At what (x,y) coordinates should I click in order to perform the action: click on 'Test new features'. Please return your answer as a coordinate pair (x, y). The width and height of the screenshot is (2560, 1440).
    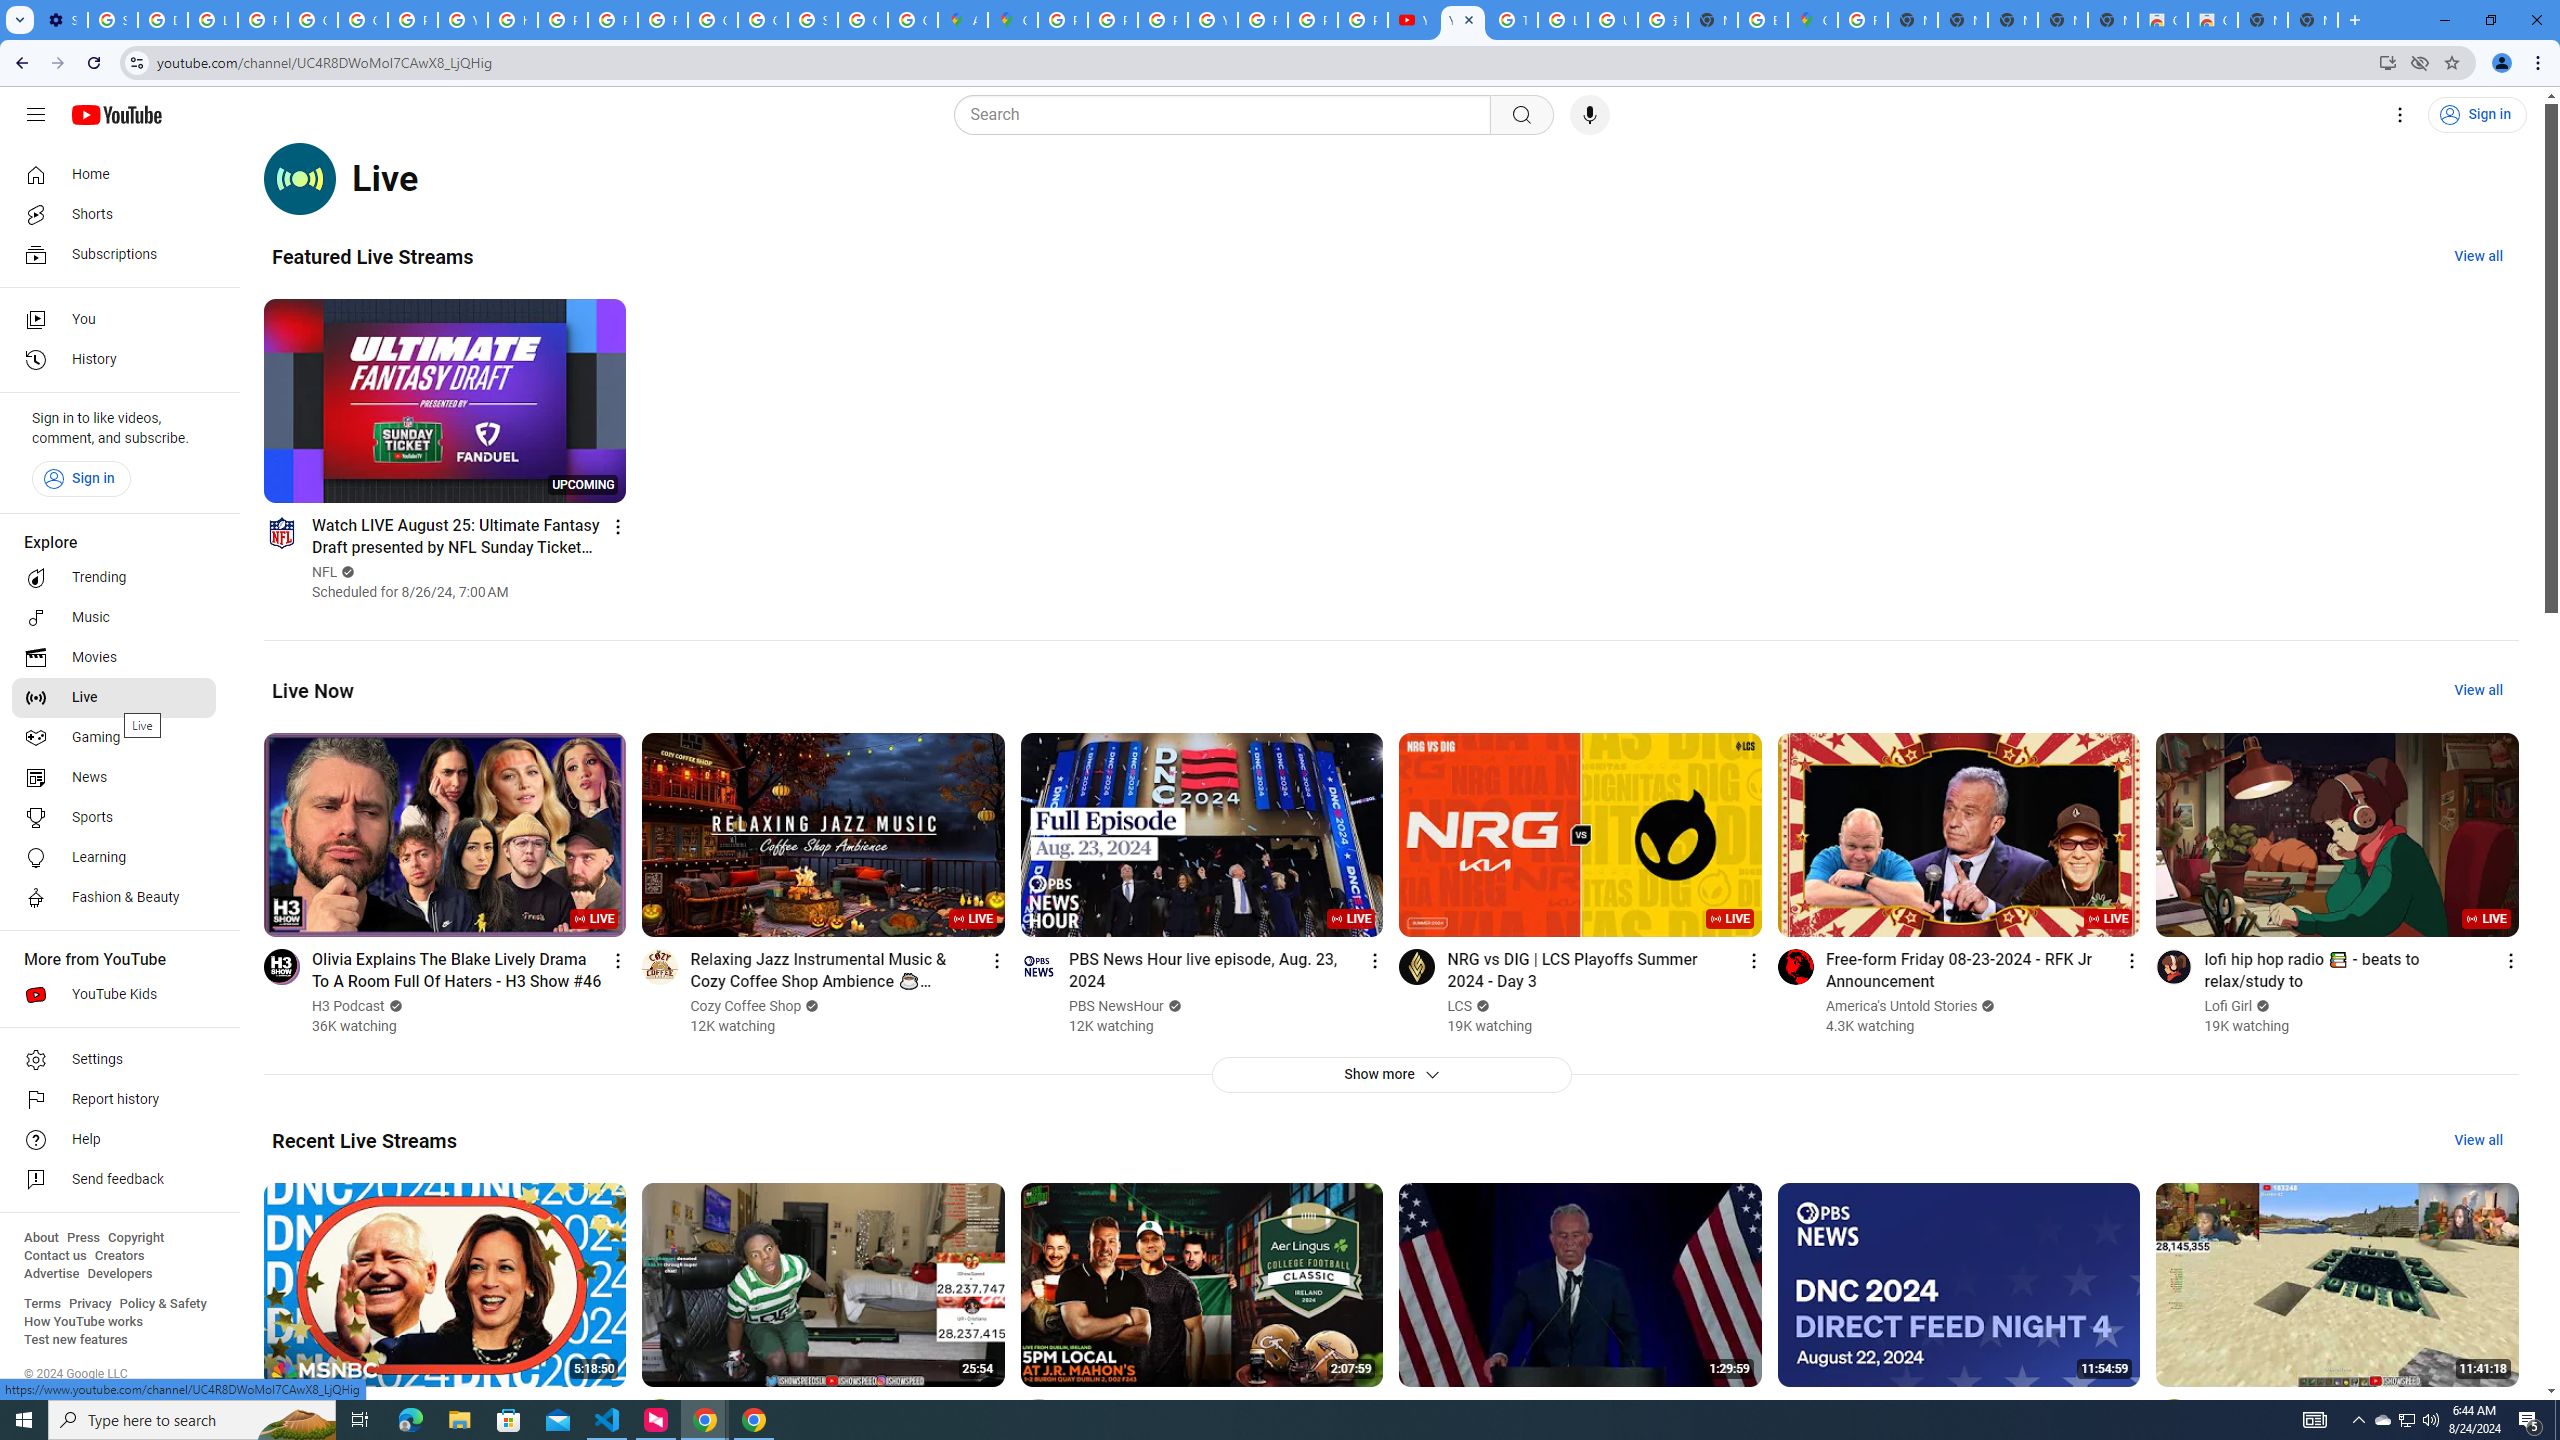
    Looking at the image, I should click on (74, 1338).